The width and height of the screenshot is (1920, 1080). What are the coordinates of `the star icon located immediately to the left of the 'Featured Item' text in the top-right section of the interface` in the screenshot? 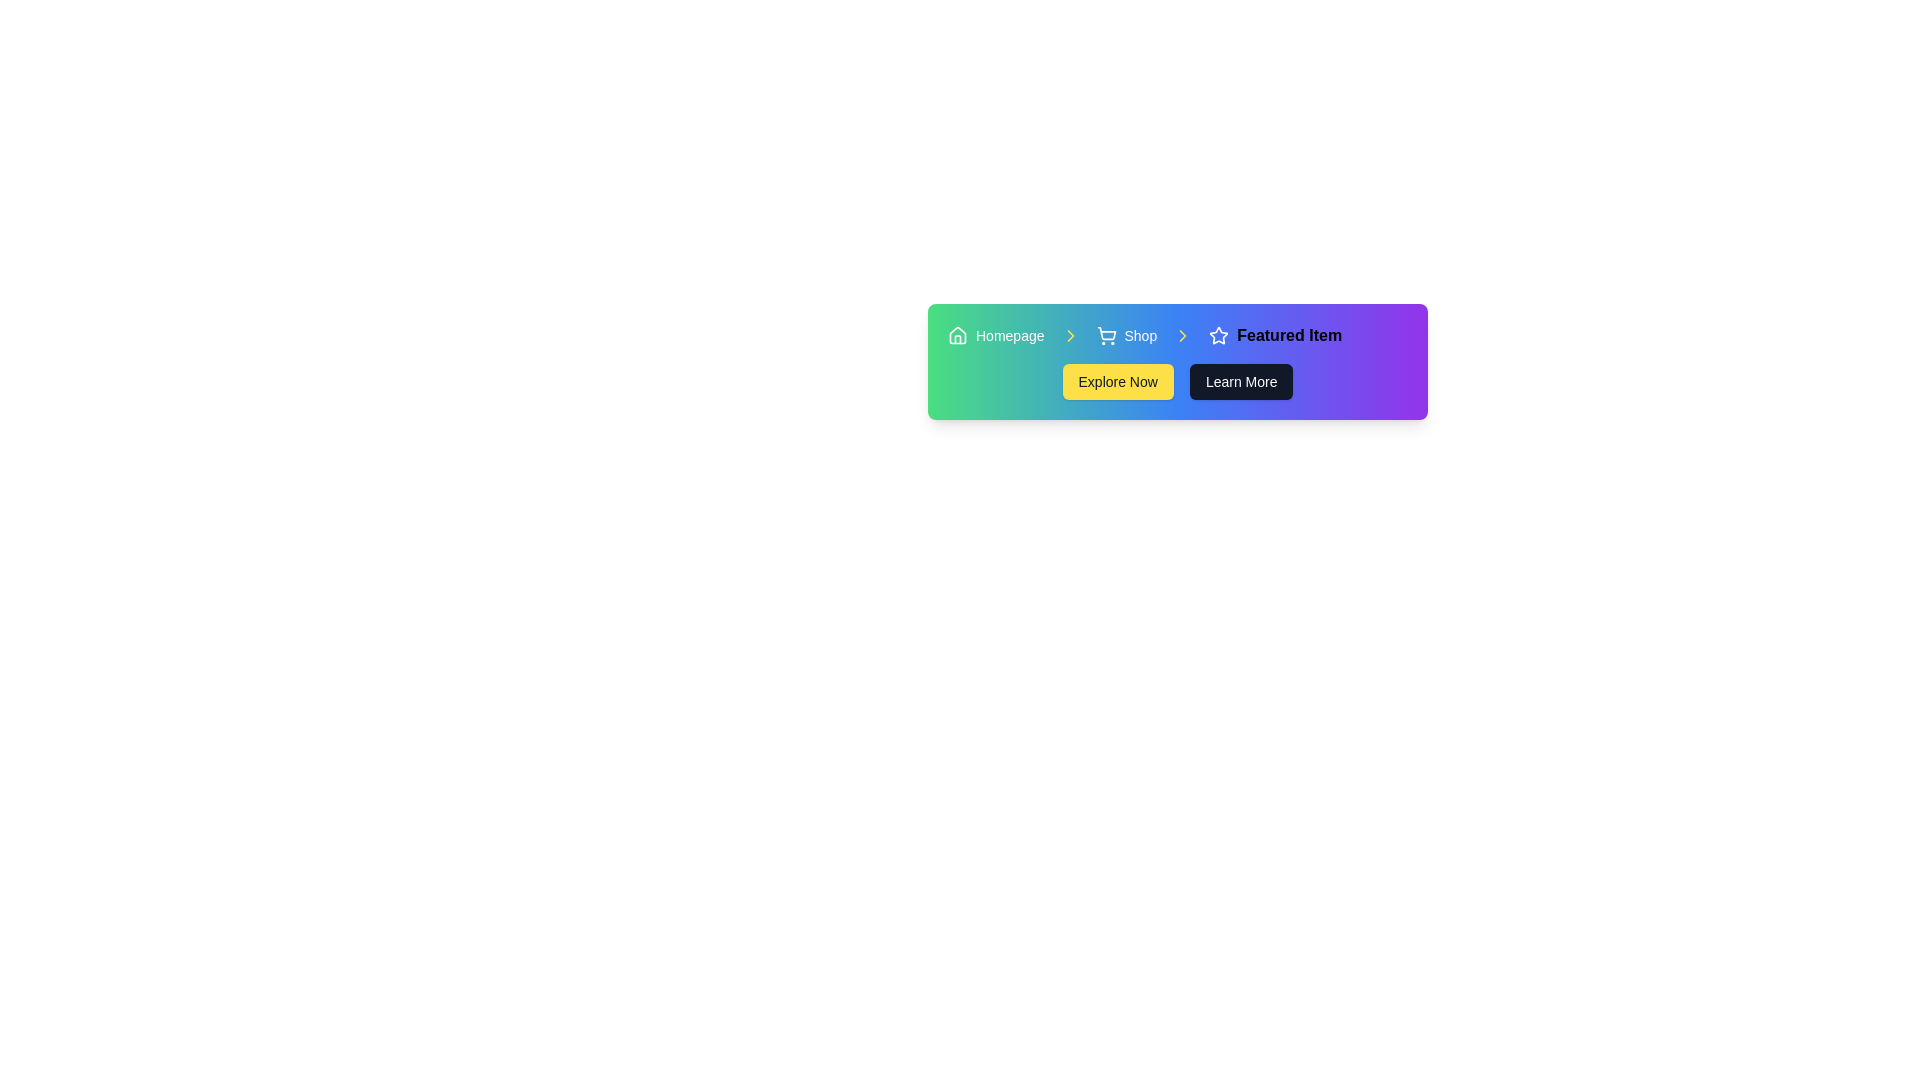 It's located at (1218, 334).